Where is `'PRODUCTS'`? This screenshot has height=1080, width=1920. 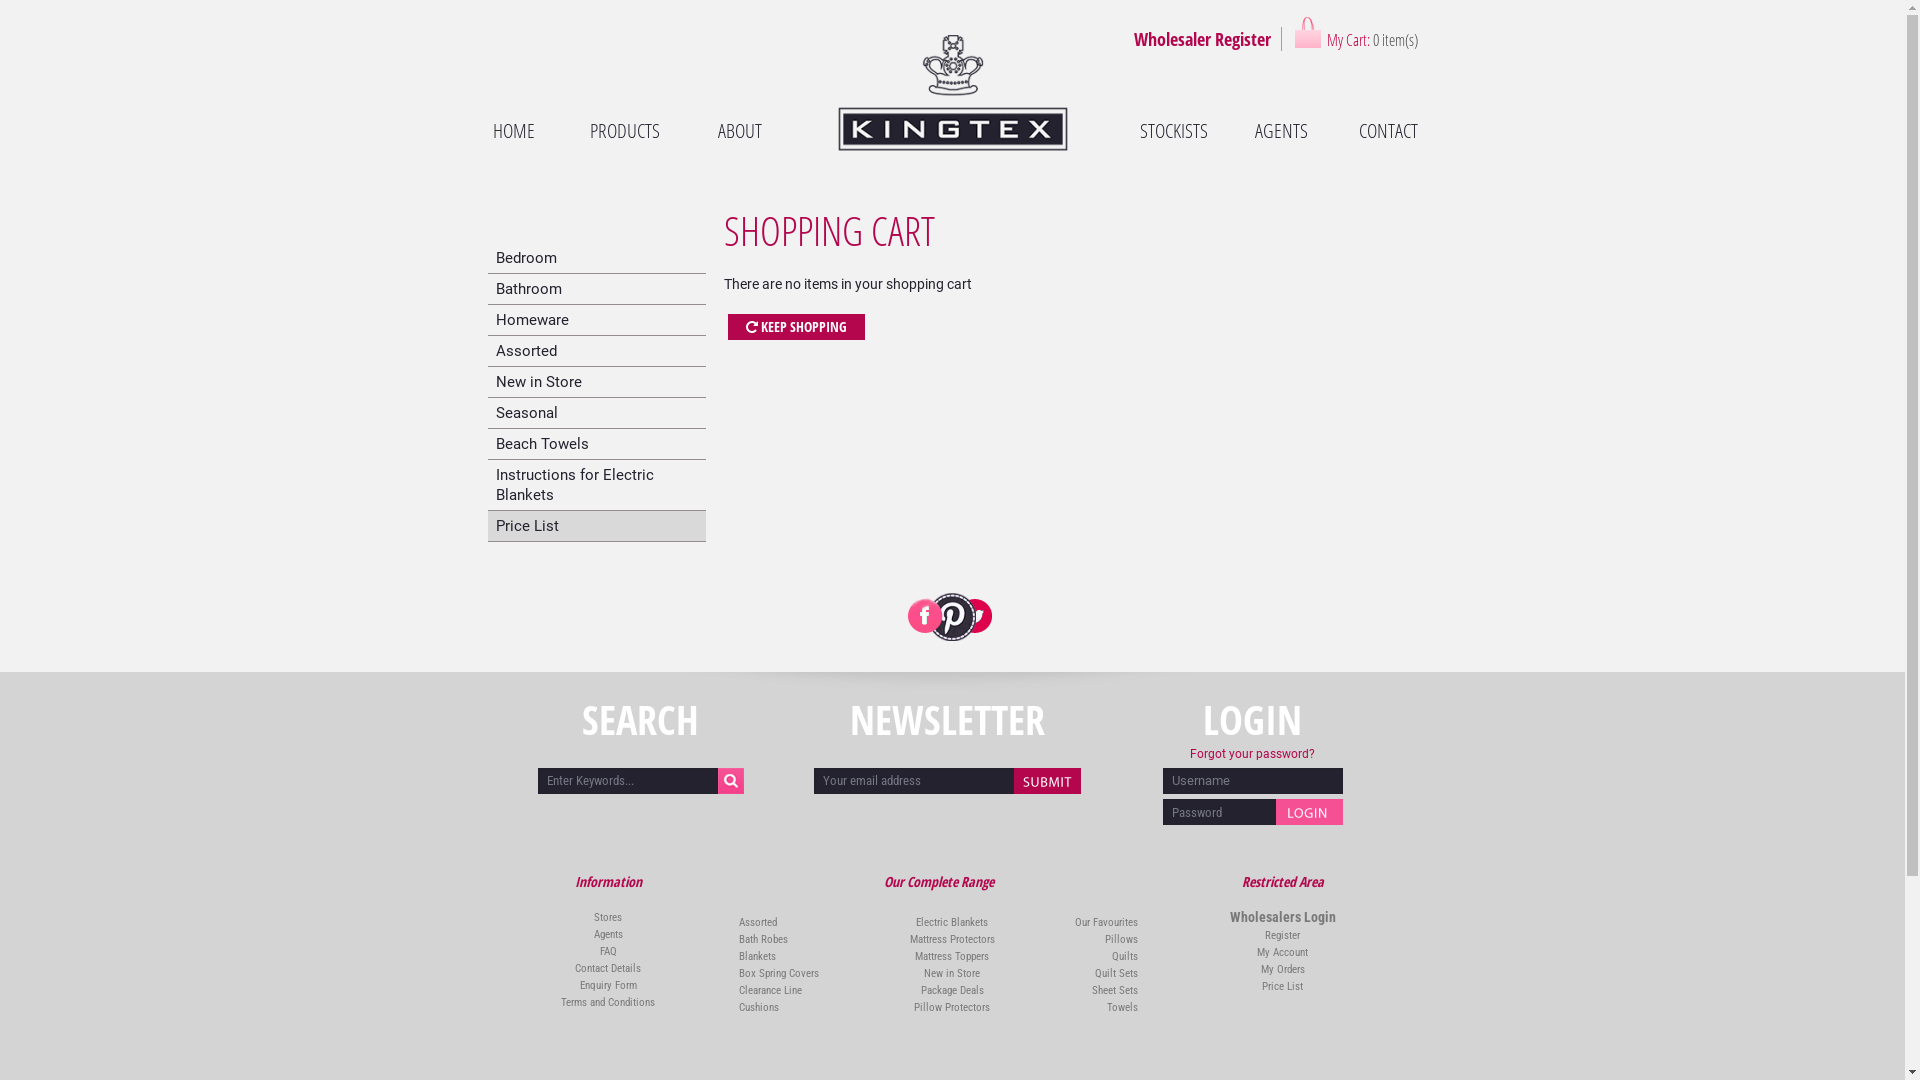 'PRODUCTS' is located at coordinates (623, 131).